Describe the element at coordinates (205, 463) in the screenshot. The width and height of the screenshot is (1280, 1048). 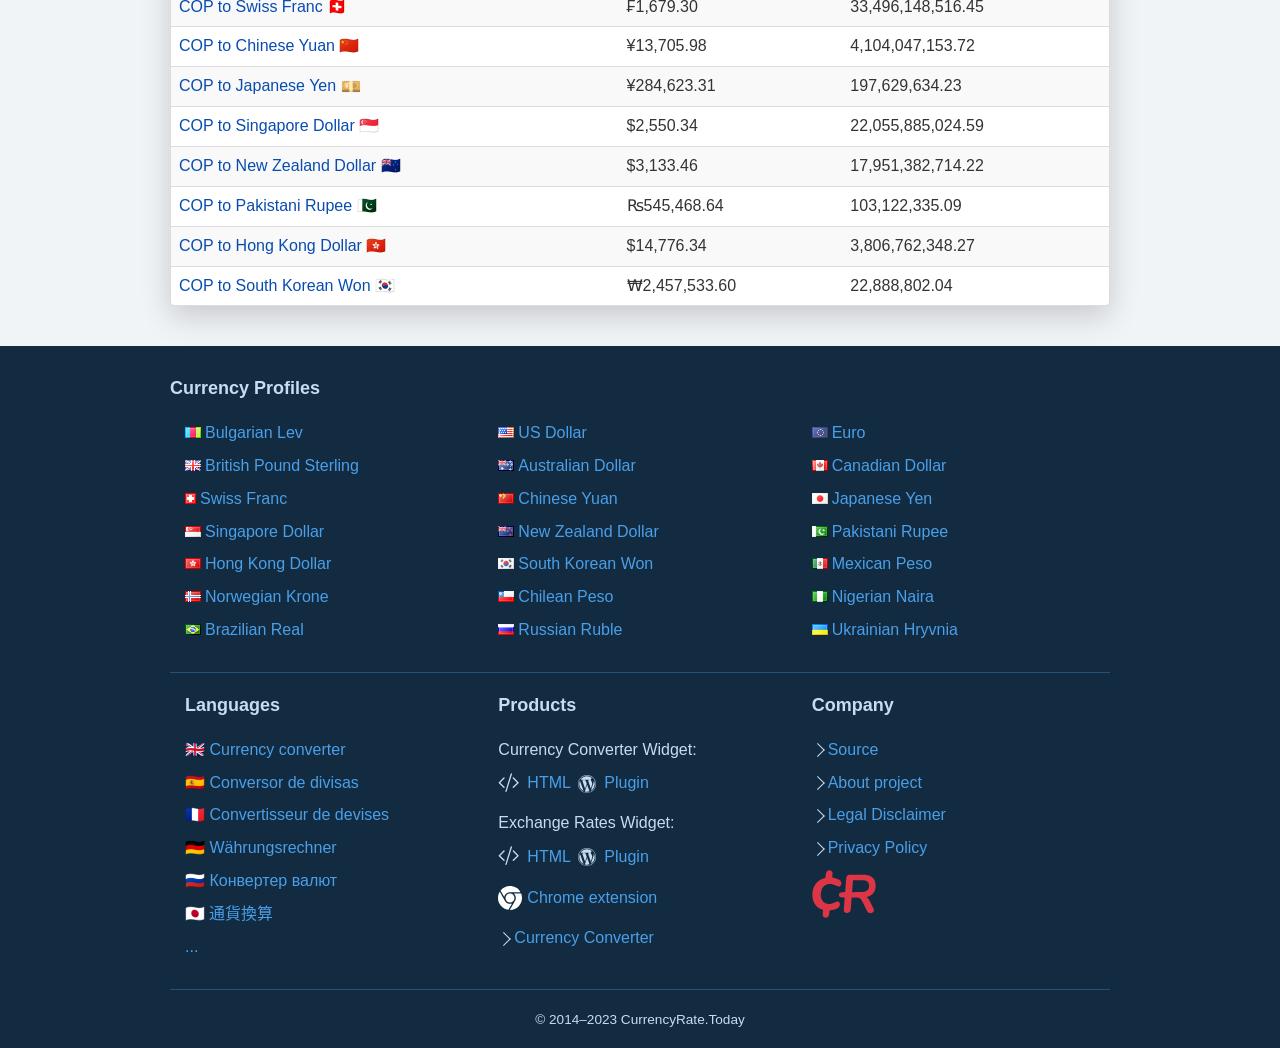
I see `'British Pound Sterling'` at that location.